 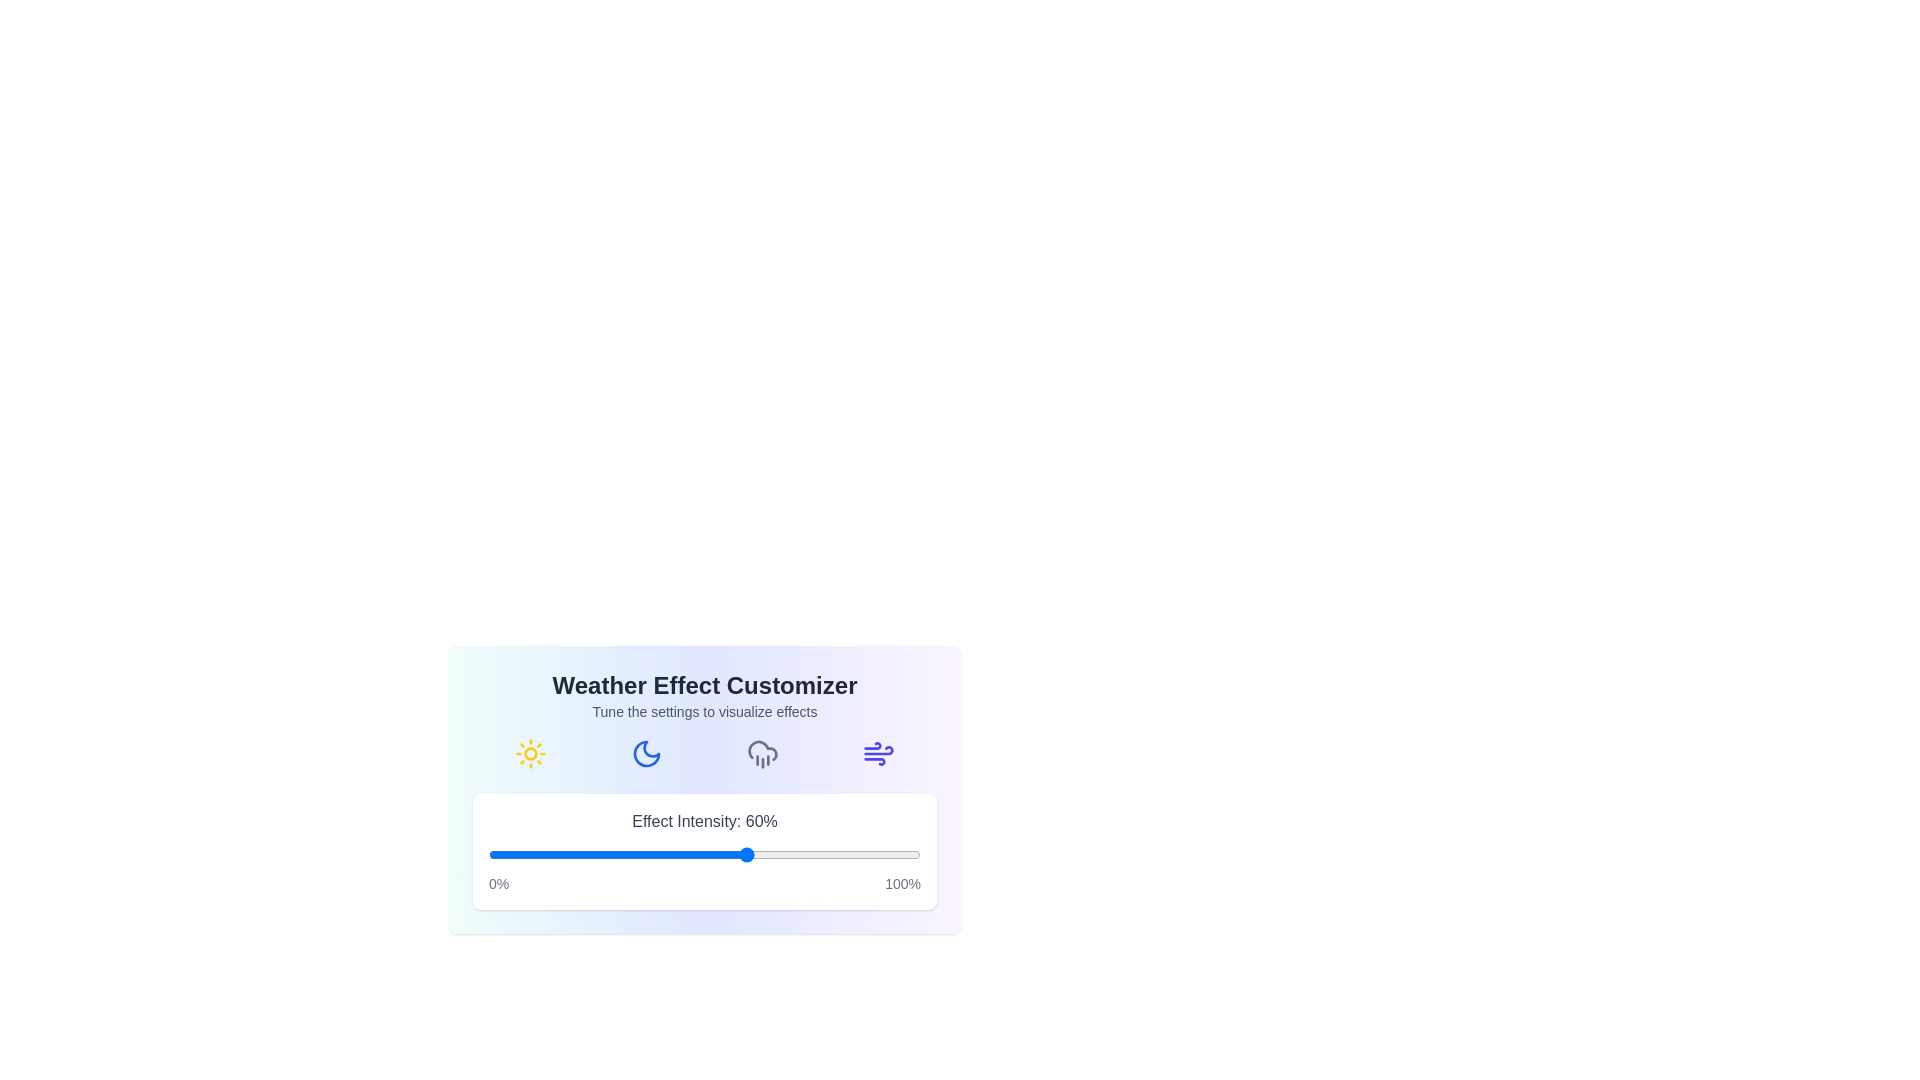 I want to click on the nighttime effects icon located in the 'Weather Effect Customizer' section, positioned between the sun-like icon and the raindrop-like icon, so click(x=647, y=753).